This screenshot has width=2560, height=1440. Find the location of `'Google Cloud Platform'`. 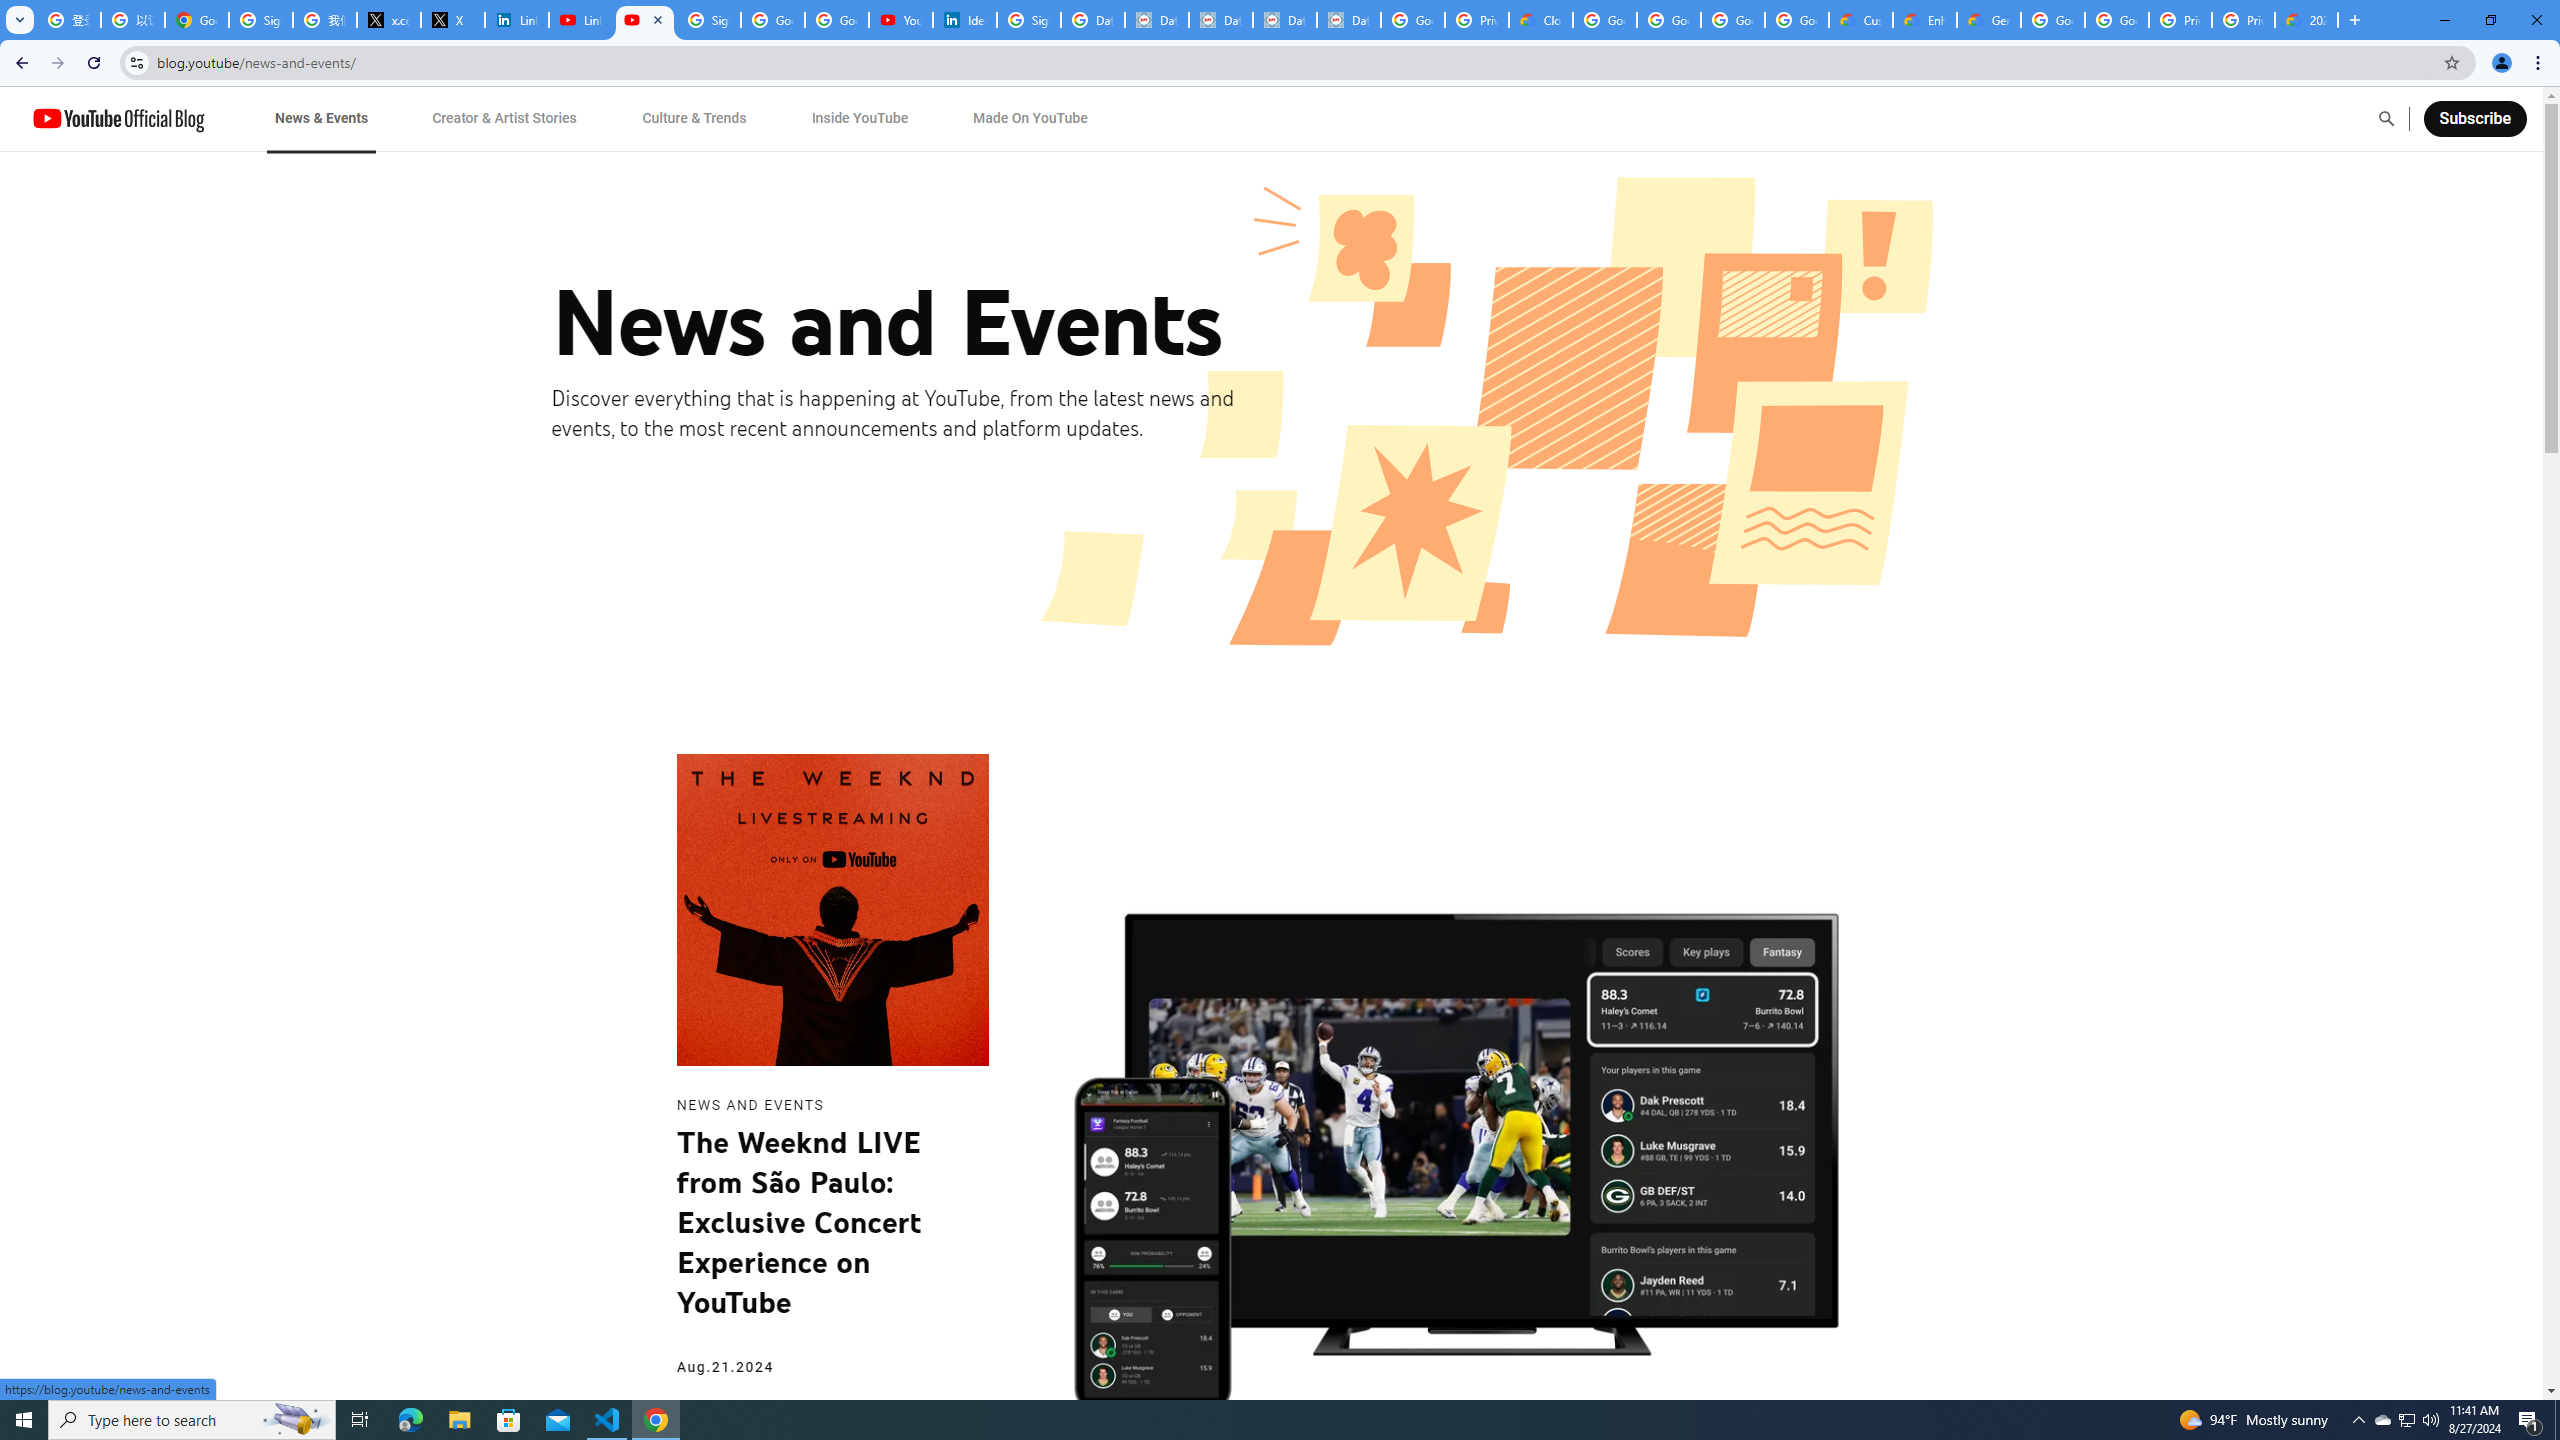

'Google Cloud Platform' is located at coordinates (2053, 19).